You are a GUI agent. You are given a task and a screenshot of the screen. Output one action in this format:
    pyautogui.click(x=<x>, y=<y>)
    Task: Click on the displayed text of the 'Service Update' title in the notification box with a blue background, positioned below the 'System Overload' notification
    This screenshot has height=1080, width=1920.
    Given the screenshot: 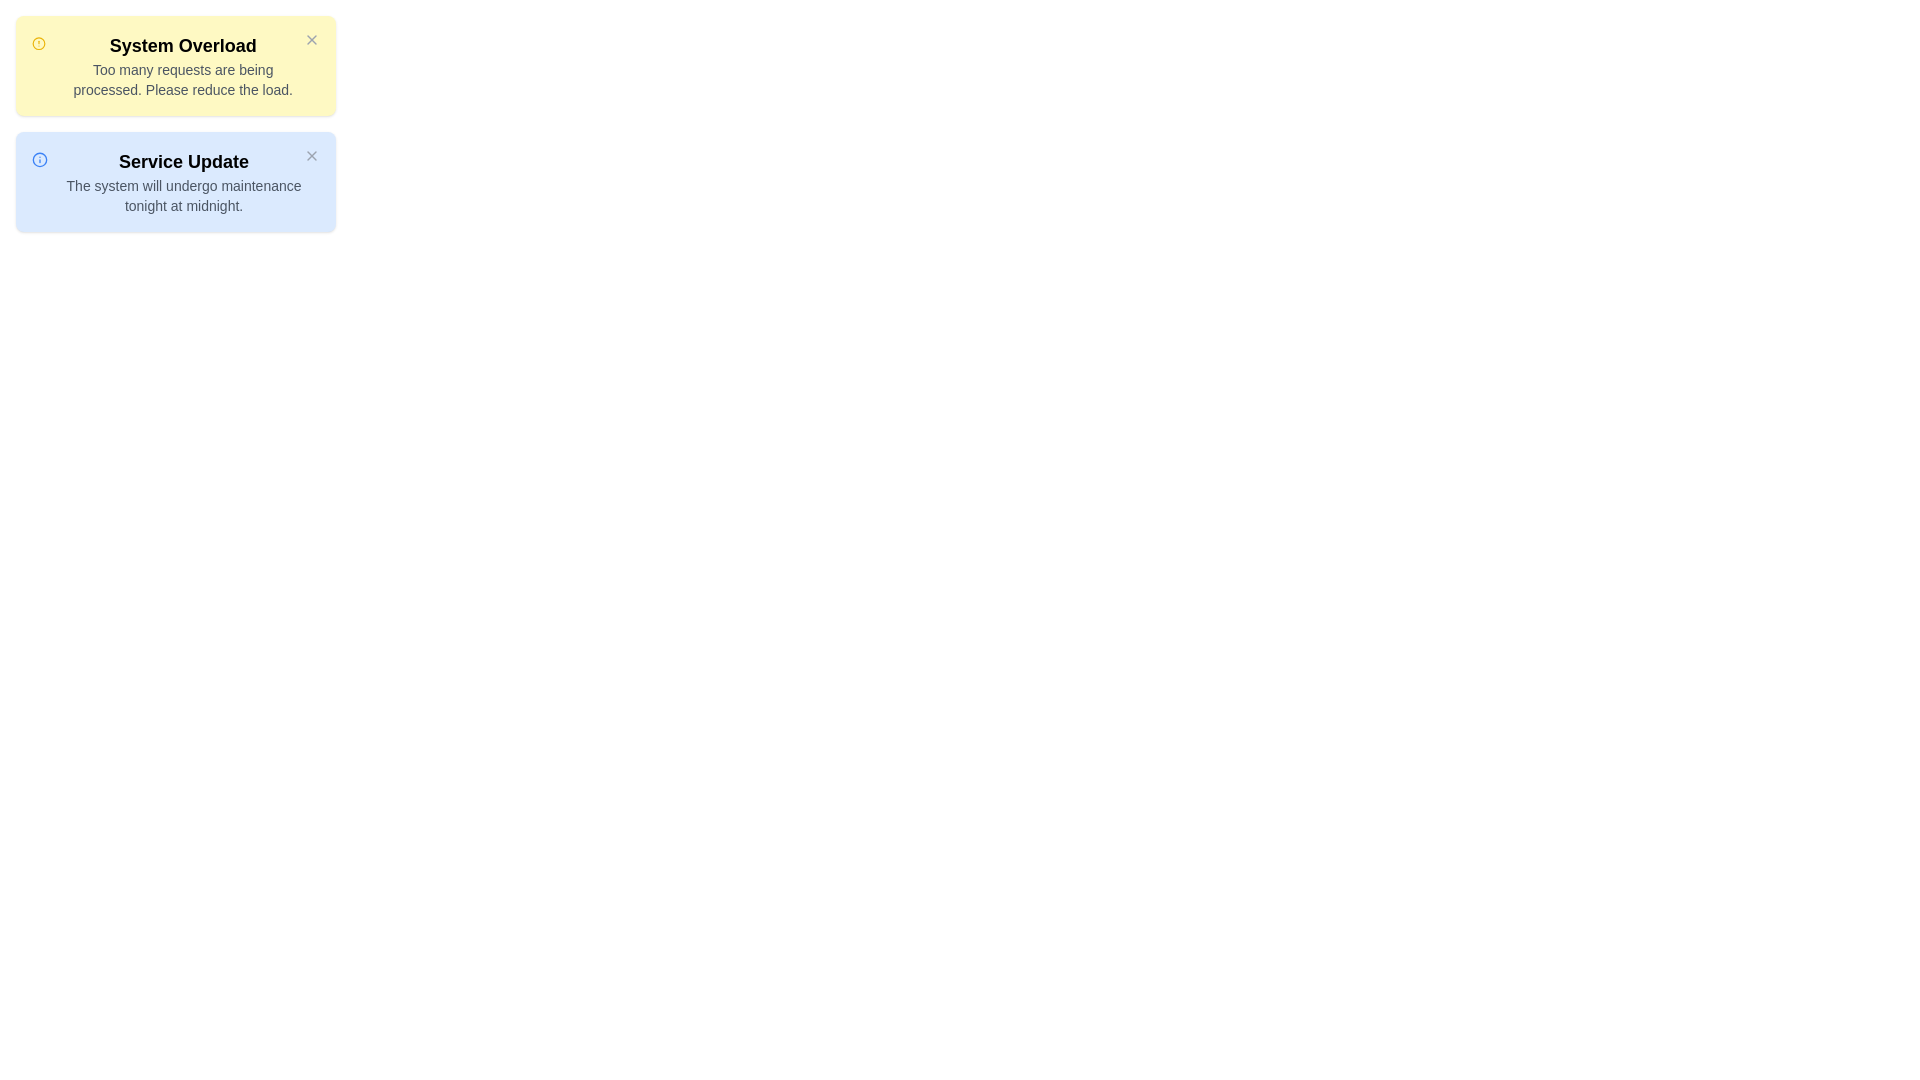 What is the action you would take?
    pyautogui.click(x=184, y=161)
    